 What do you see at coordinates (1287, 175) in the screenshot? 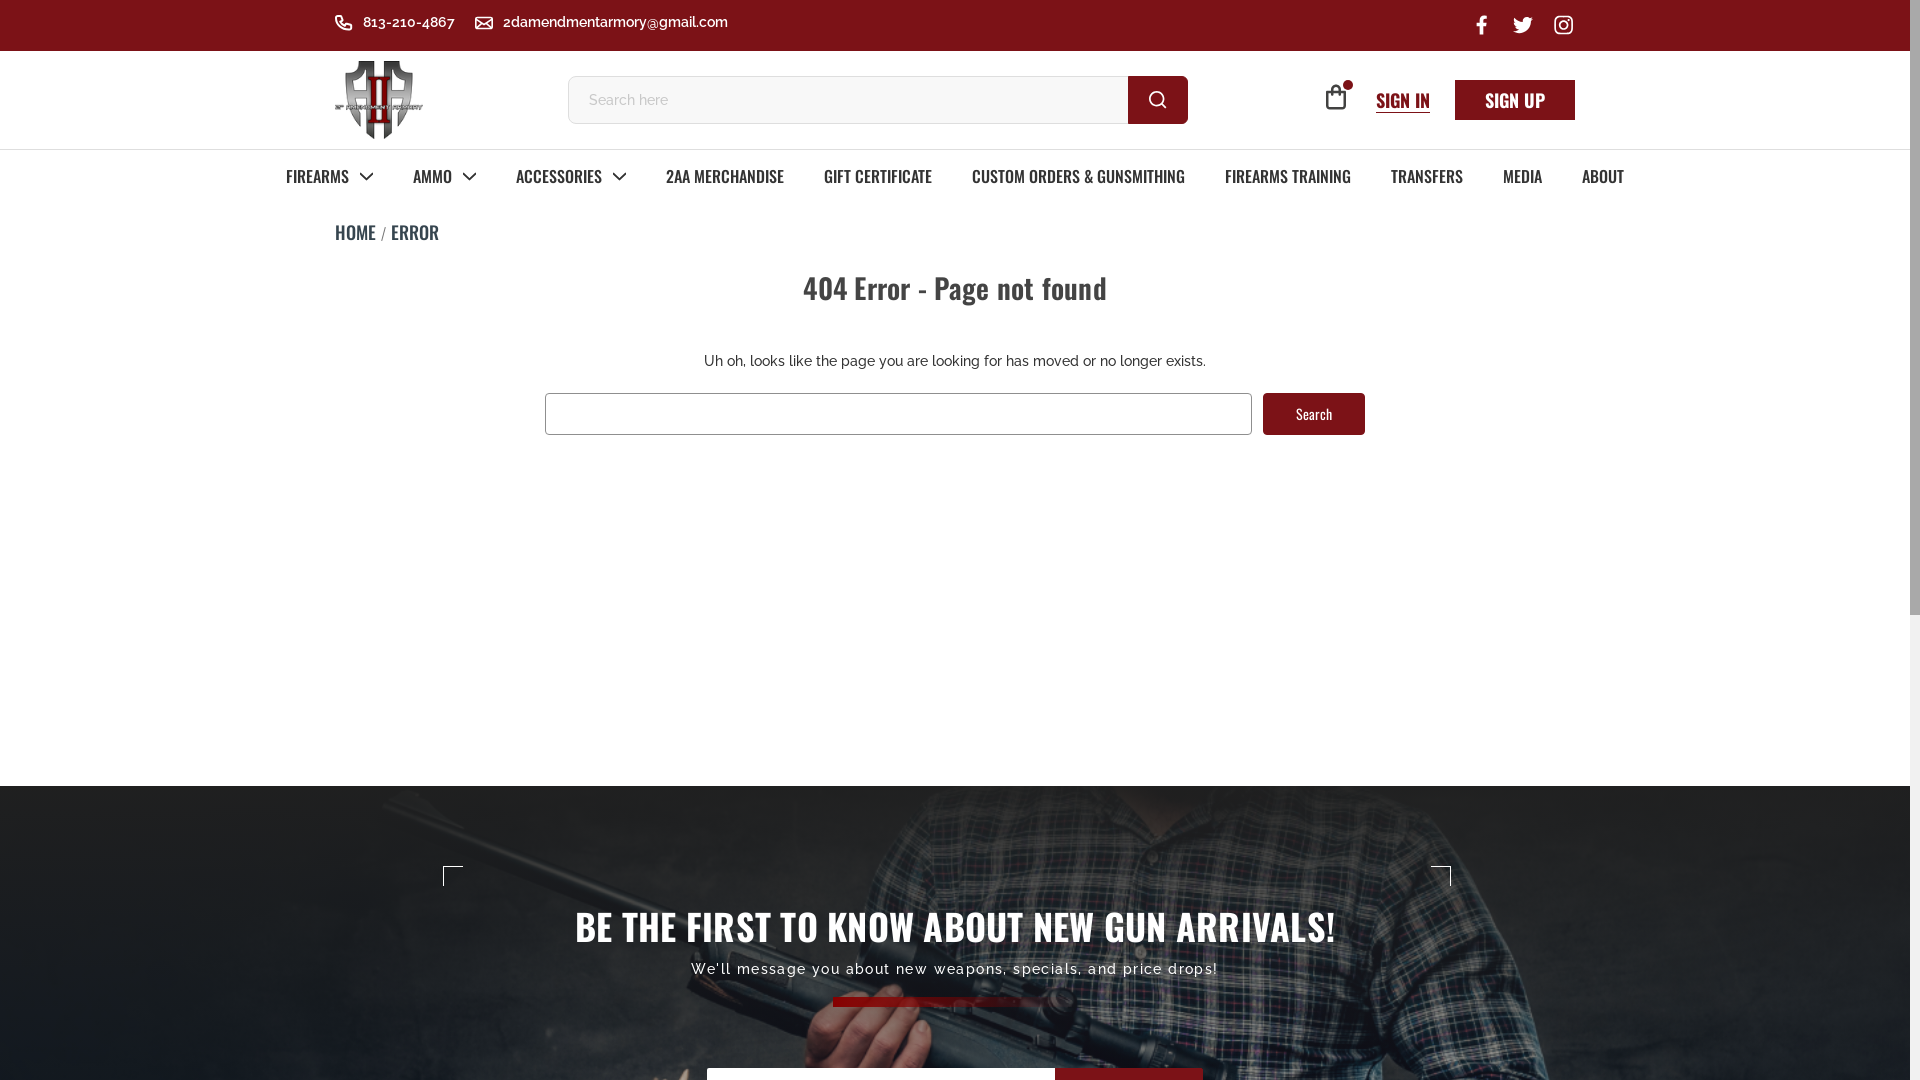
I see `'FIREARMS TRAINING'` at bounding box center [1287, 175].